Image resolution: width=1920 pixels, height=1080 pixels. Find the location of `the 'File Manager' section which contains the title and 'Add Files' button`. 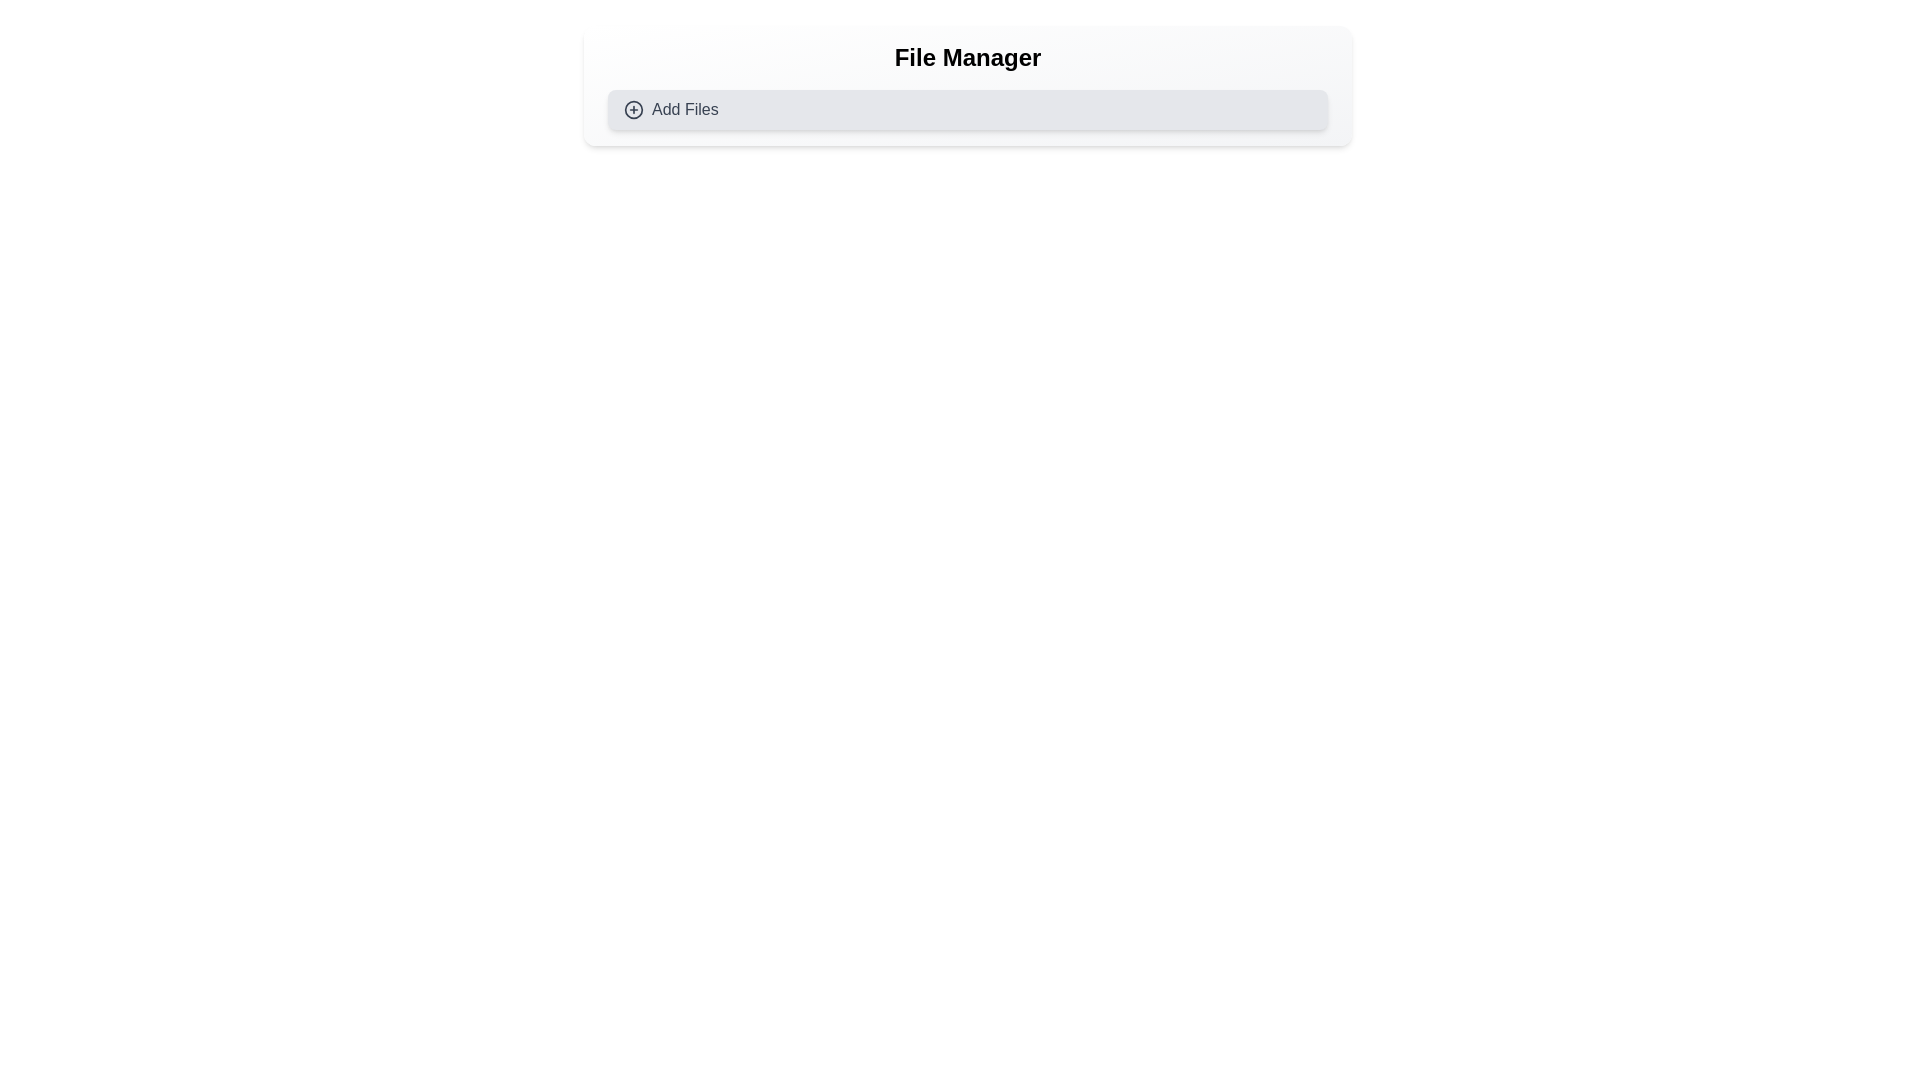

the 'File Manager' section which contains the title and 'Add Files' button is located at coordinates (968, 84).